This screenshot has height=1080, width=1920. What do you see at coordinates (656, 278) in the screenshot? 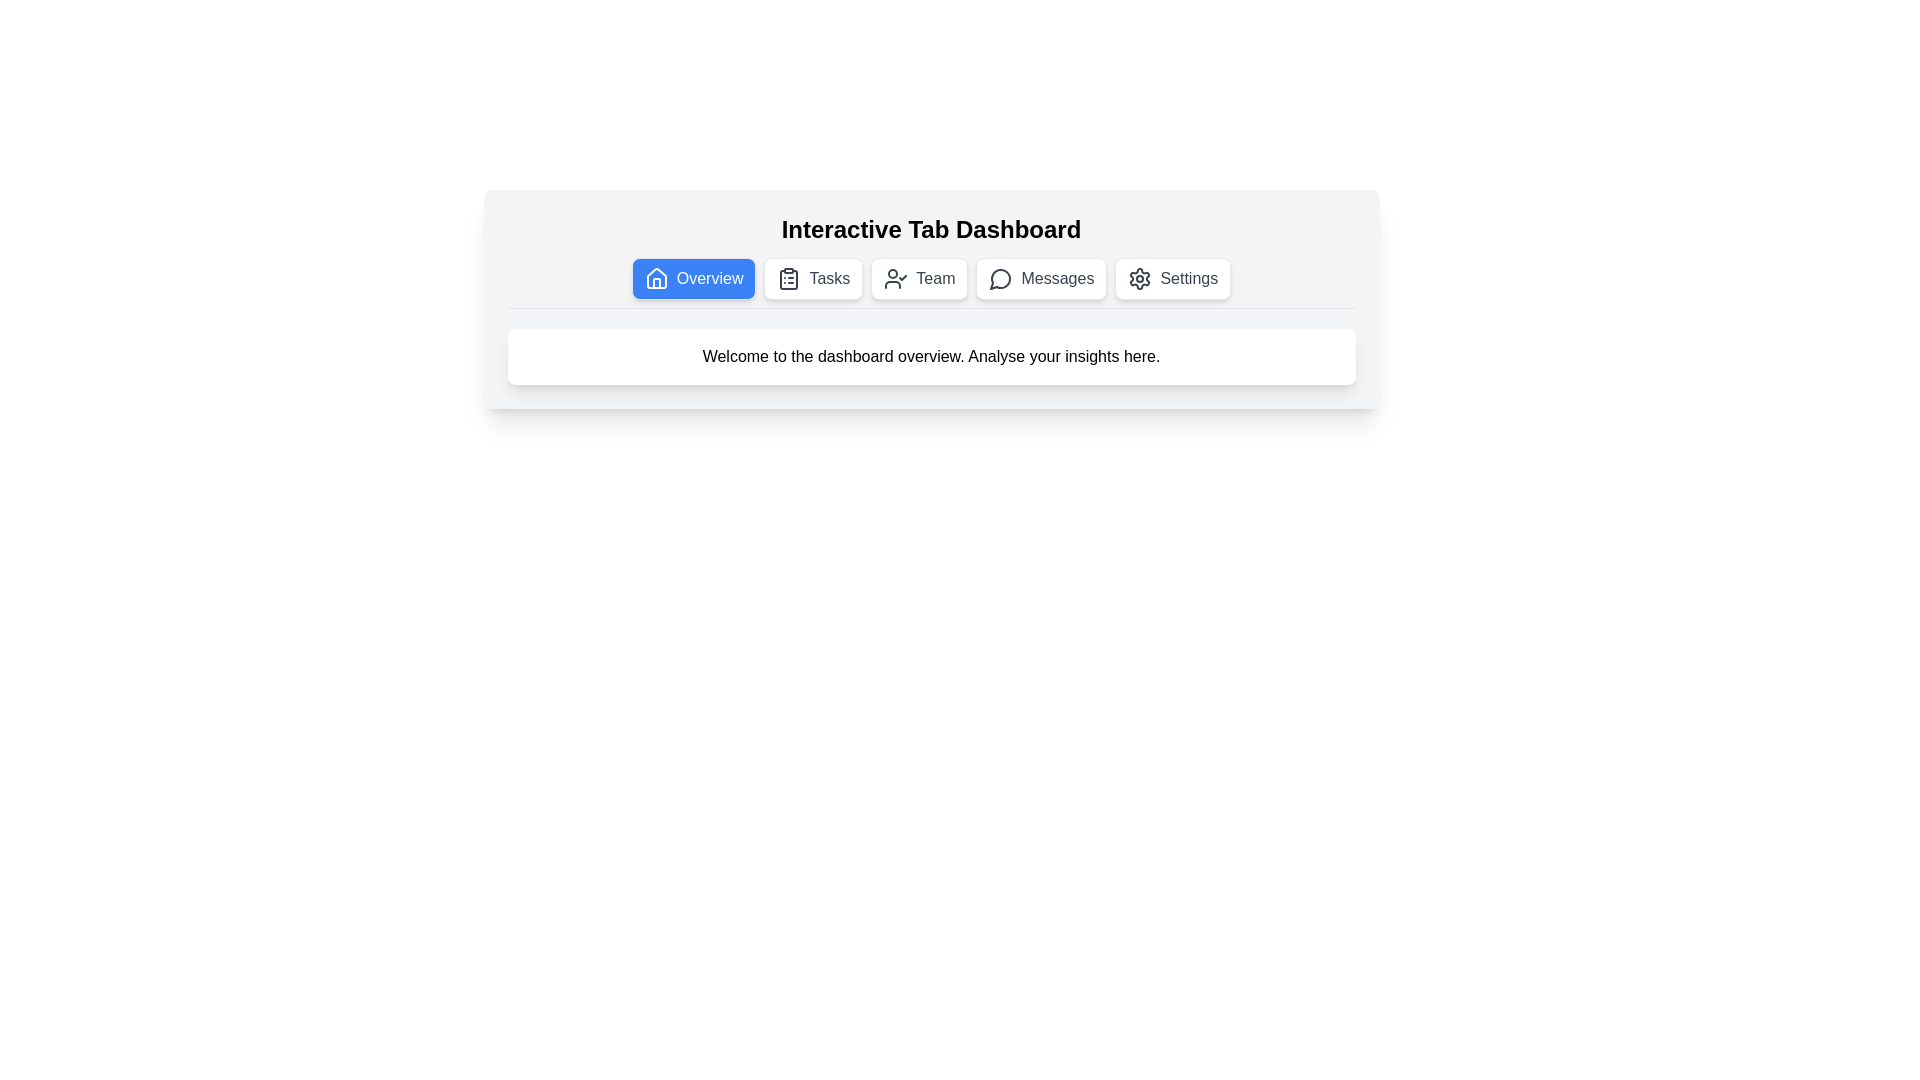
I see `the house icon representing 'Home' in the 'Overview' button located in the navigation bar` at bounding box center [656, 278].